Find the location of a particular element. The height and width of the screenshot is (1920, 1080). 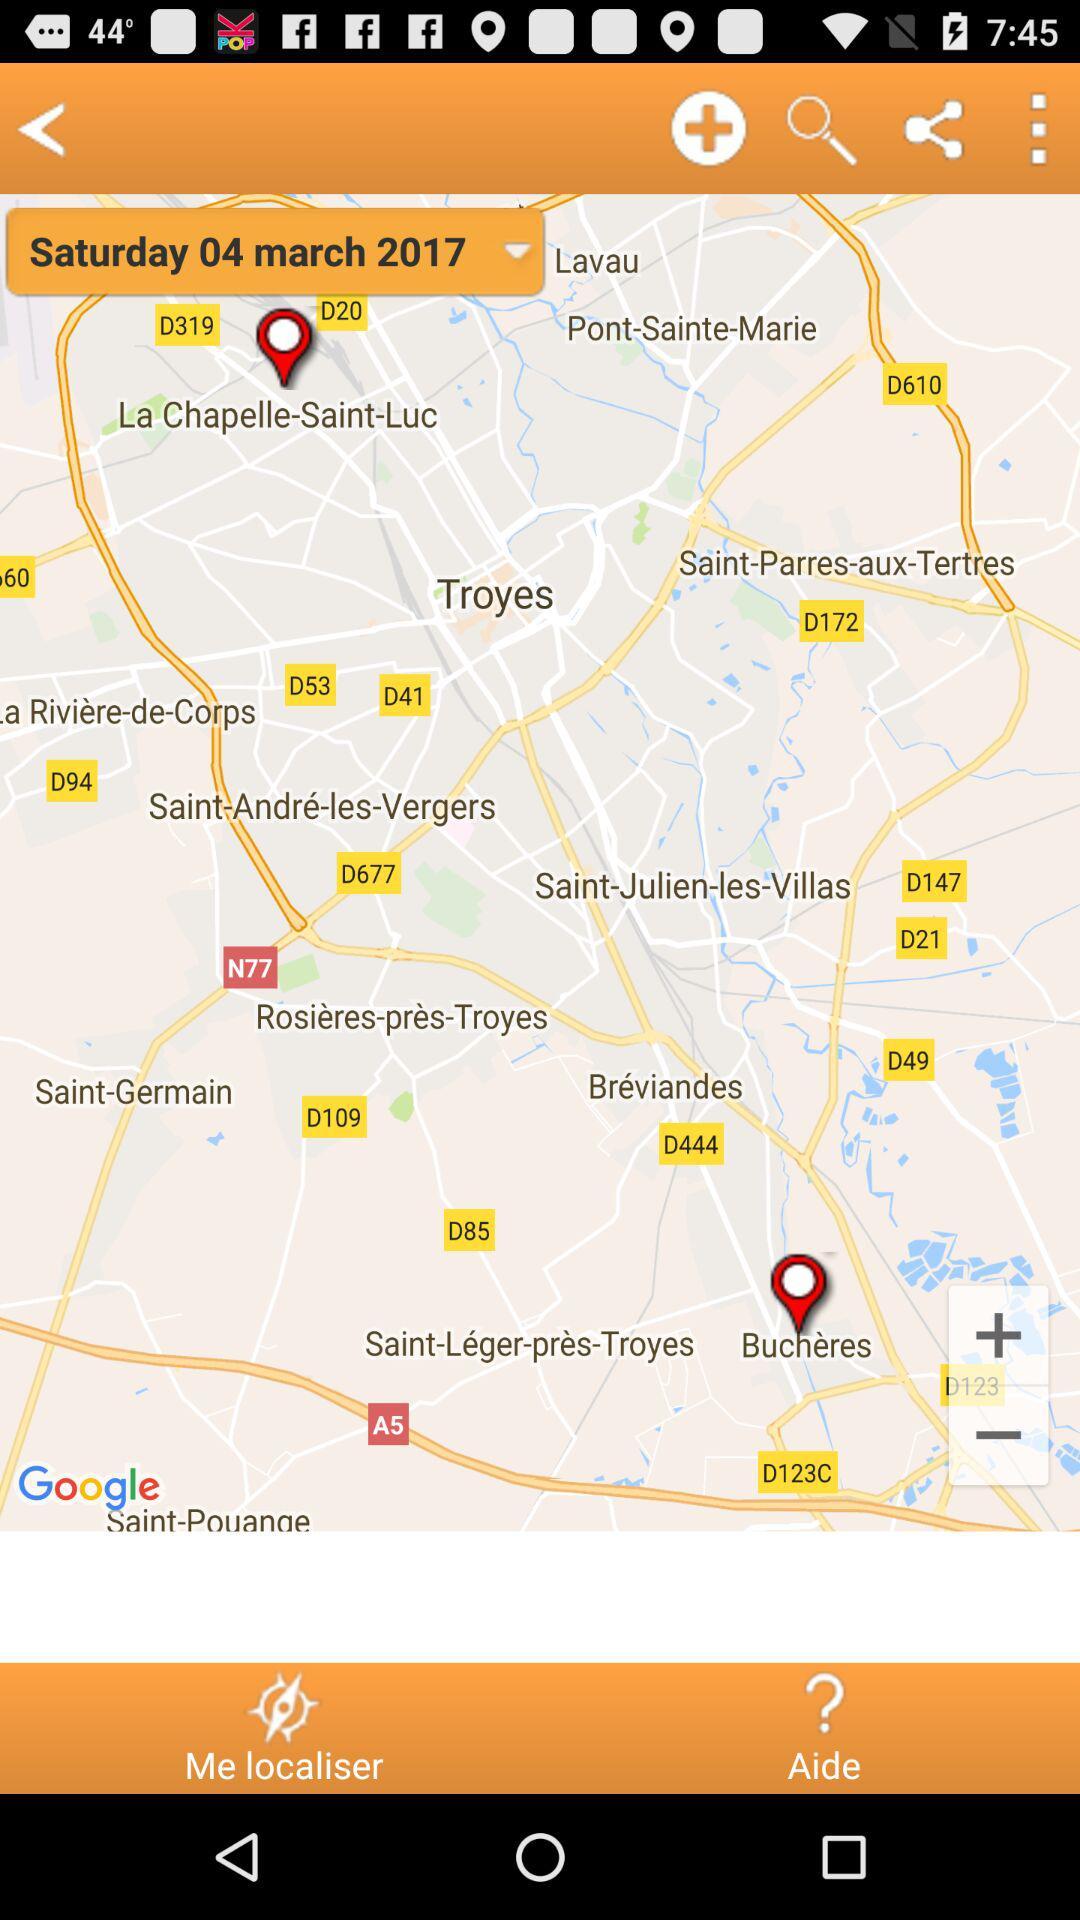

the more icon is located at coordinates (1036, 136).